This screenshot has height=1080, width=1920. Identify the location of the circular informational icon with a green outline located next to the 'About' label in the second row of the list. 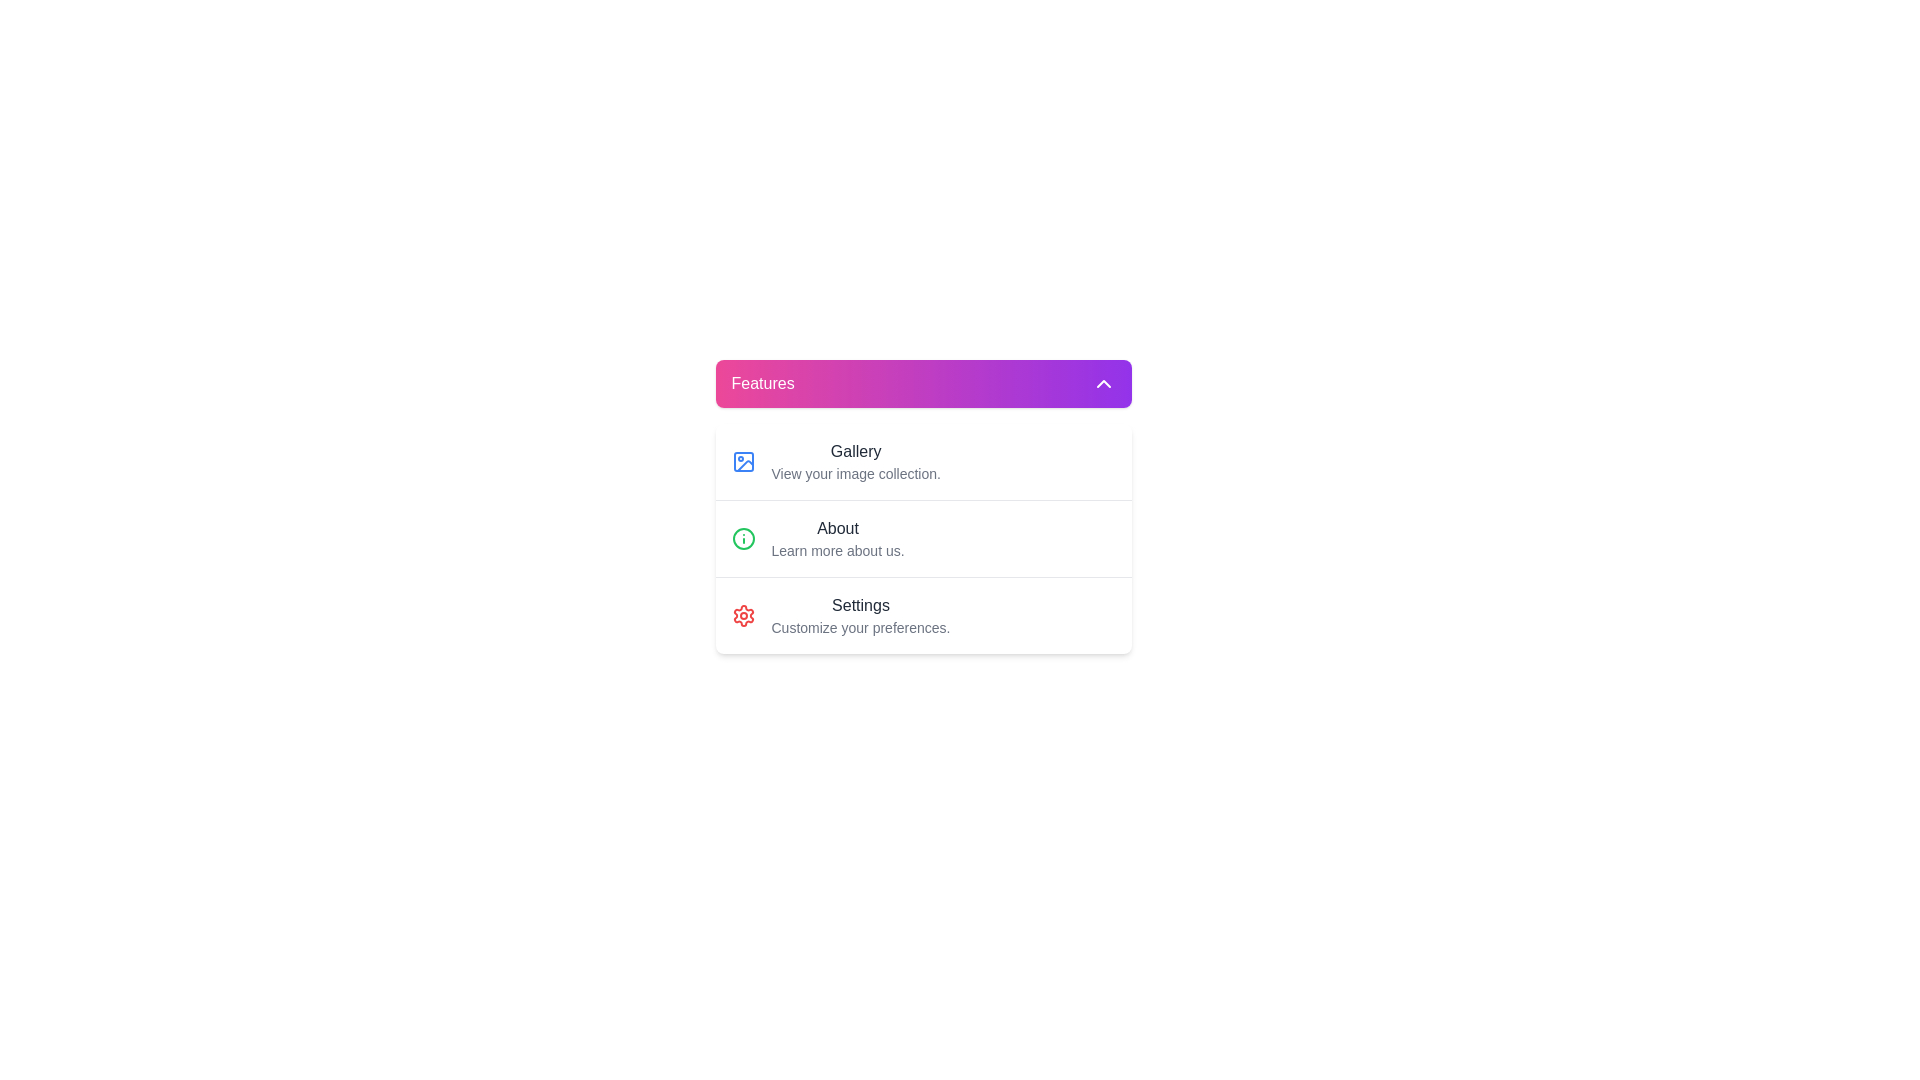
(742, 538).